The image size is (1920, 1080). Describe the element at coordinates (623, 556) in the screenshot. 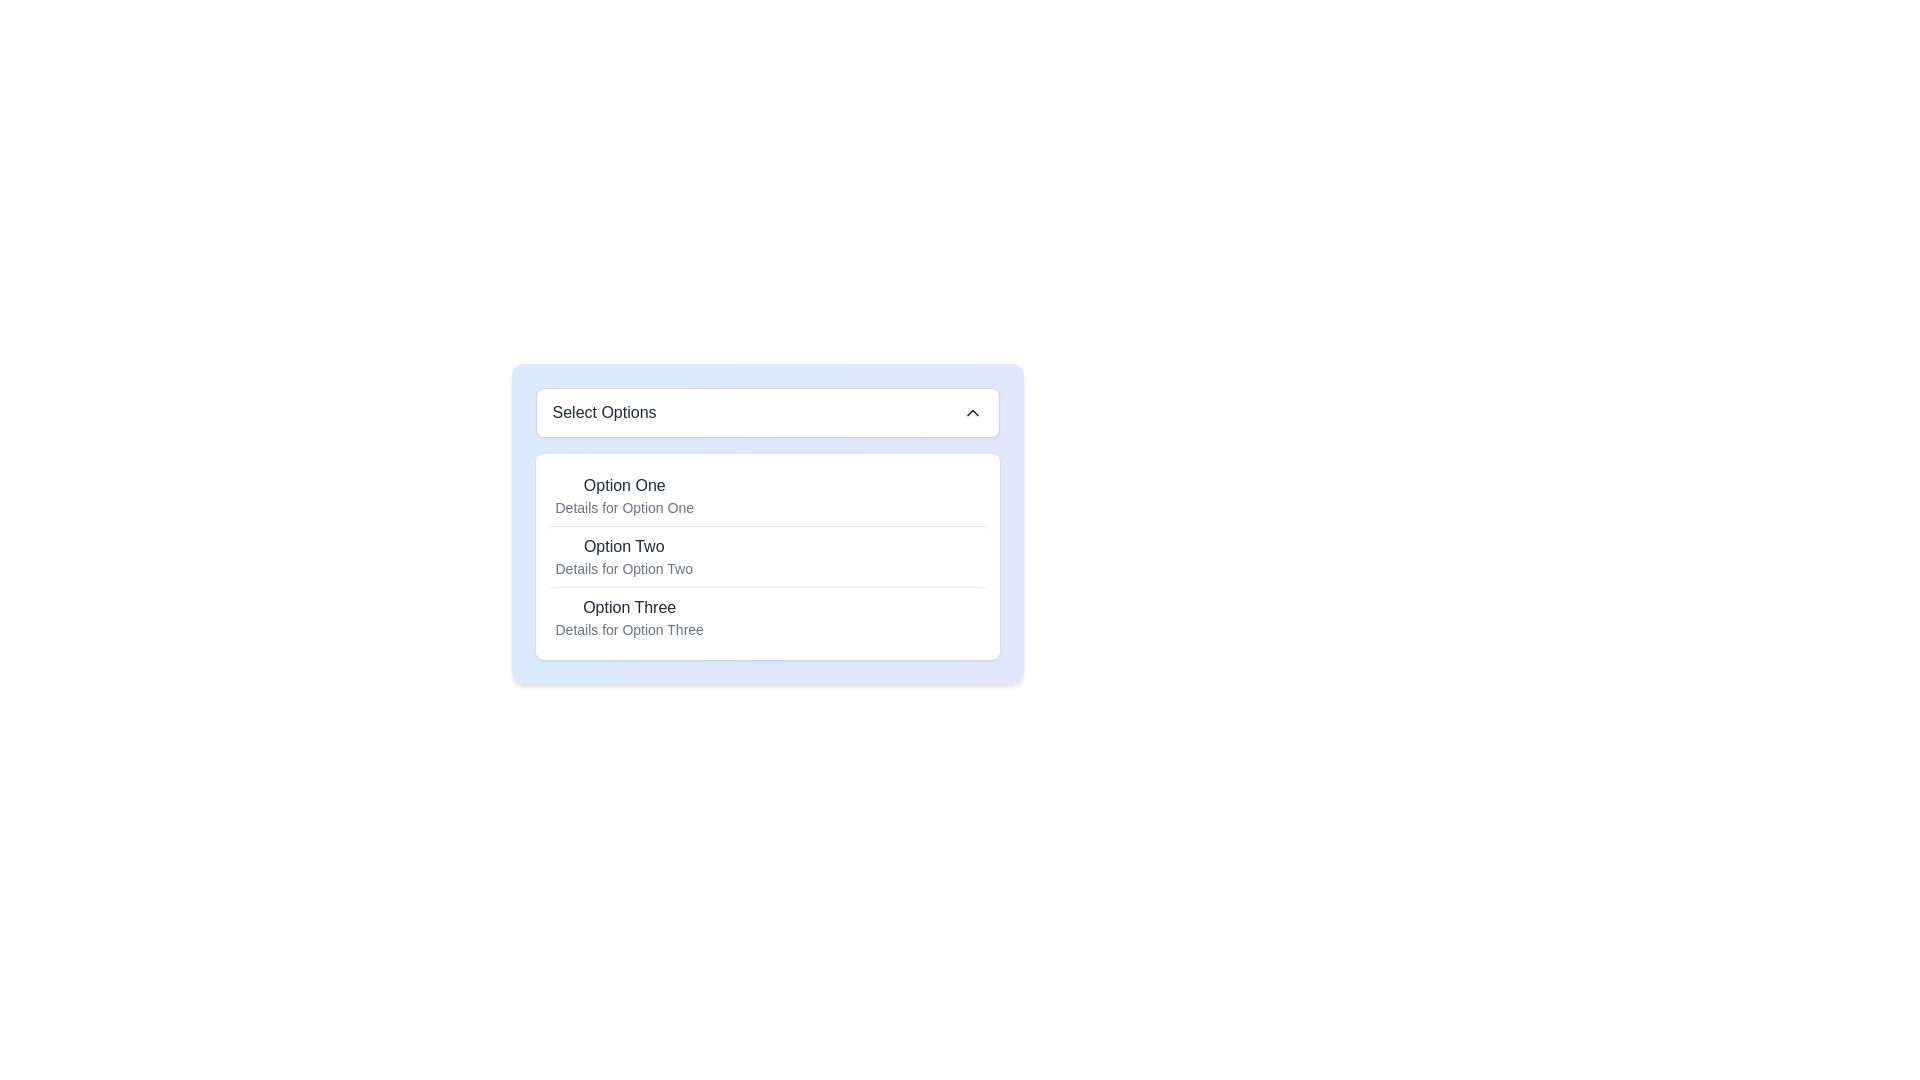

I see `the dropdown menu item labeled 'Option Two', which is the second entry in a vertically arranged list within the dropdown interface` at that location.